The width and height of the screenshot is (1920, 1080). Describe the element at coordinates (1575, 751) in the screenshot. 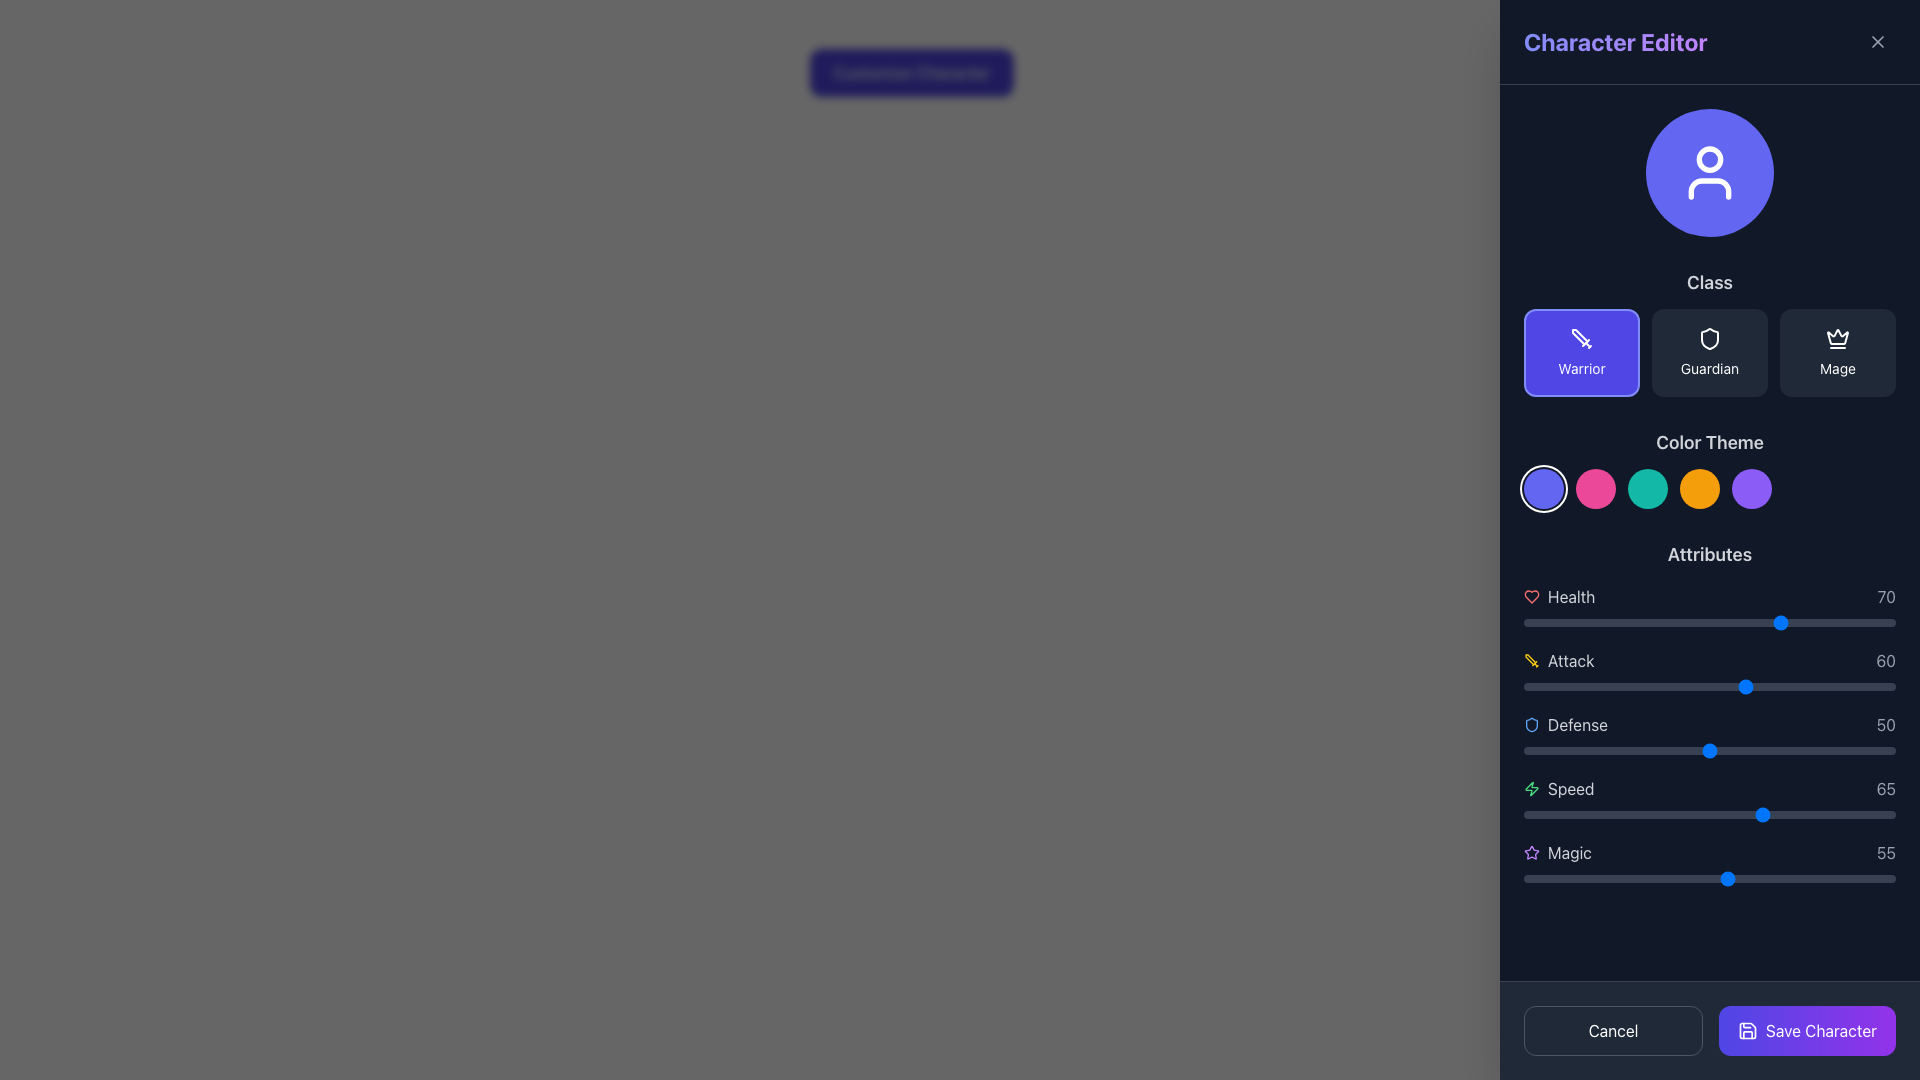

I see `the defense level` at that location.